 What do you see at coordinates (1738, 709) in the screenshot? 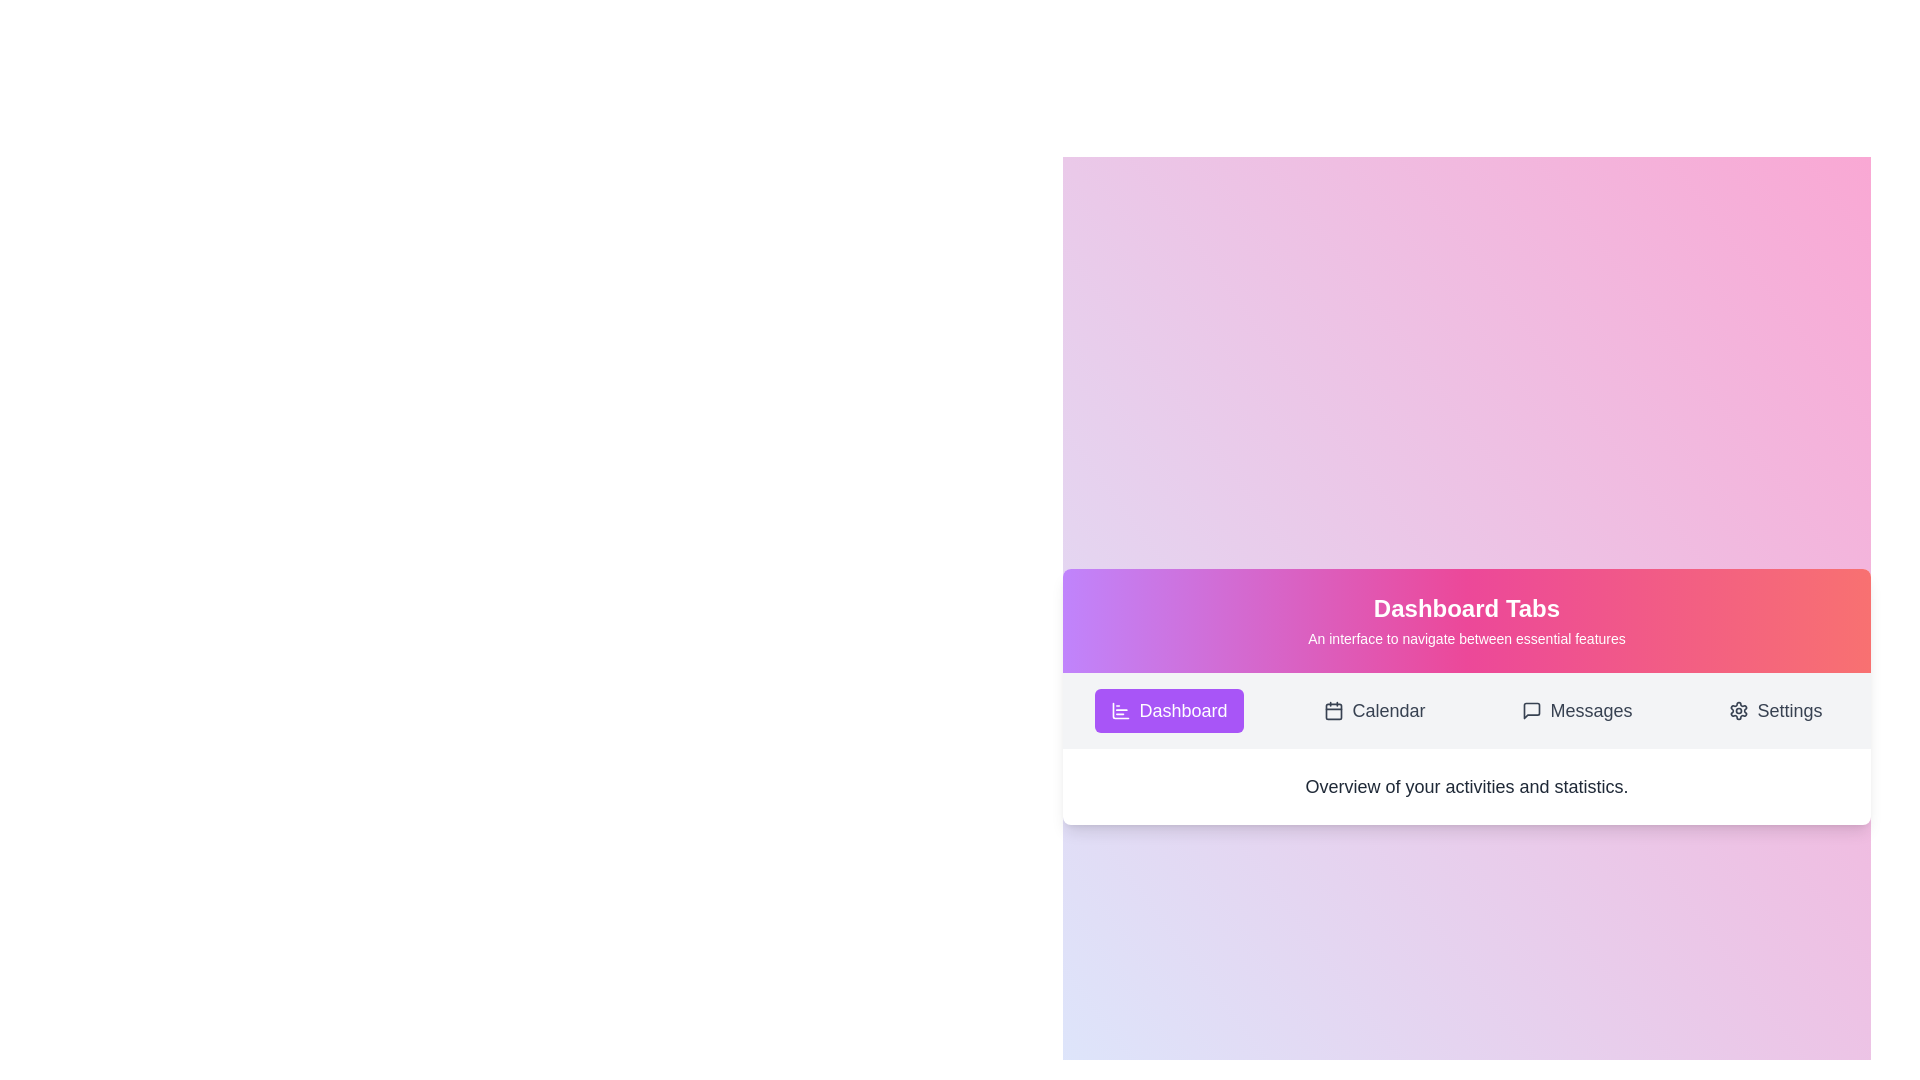
I see `the gear icon on the far right of the navigation bar` at bounding box center [1738, 709].